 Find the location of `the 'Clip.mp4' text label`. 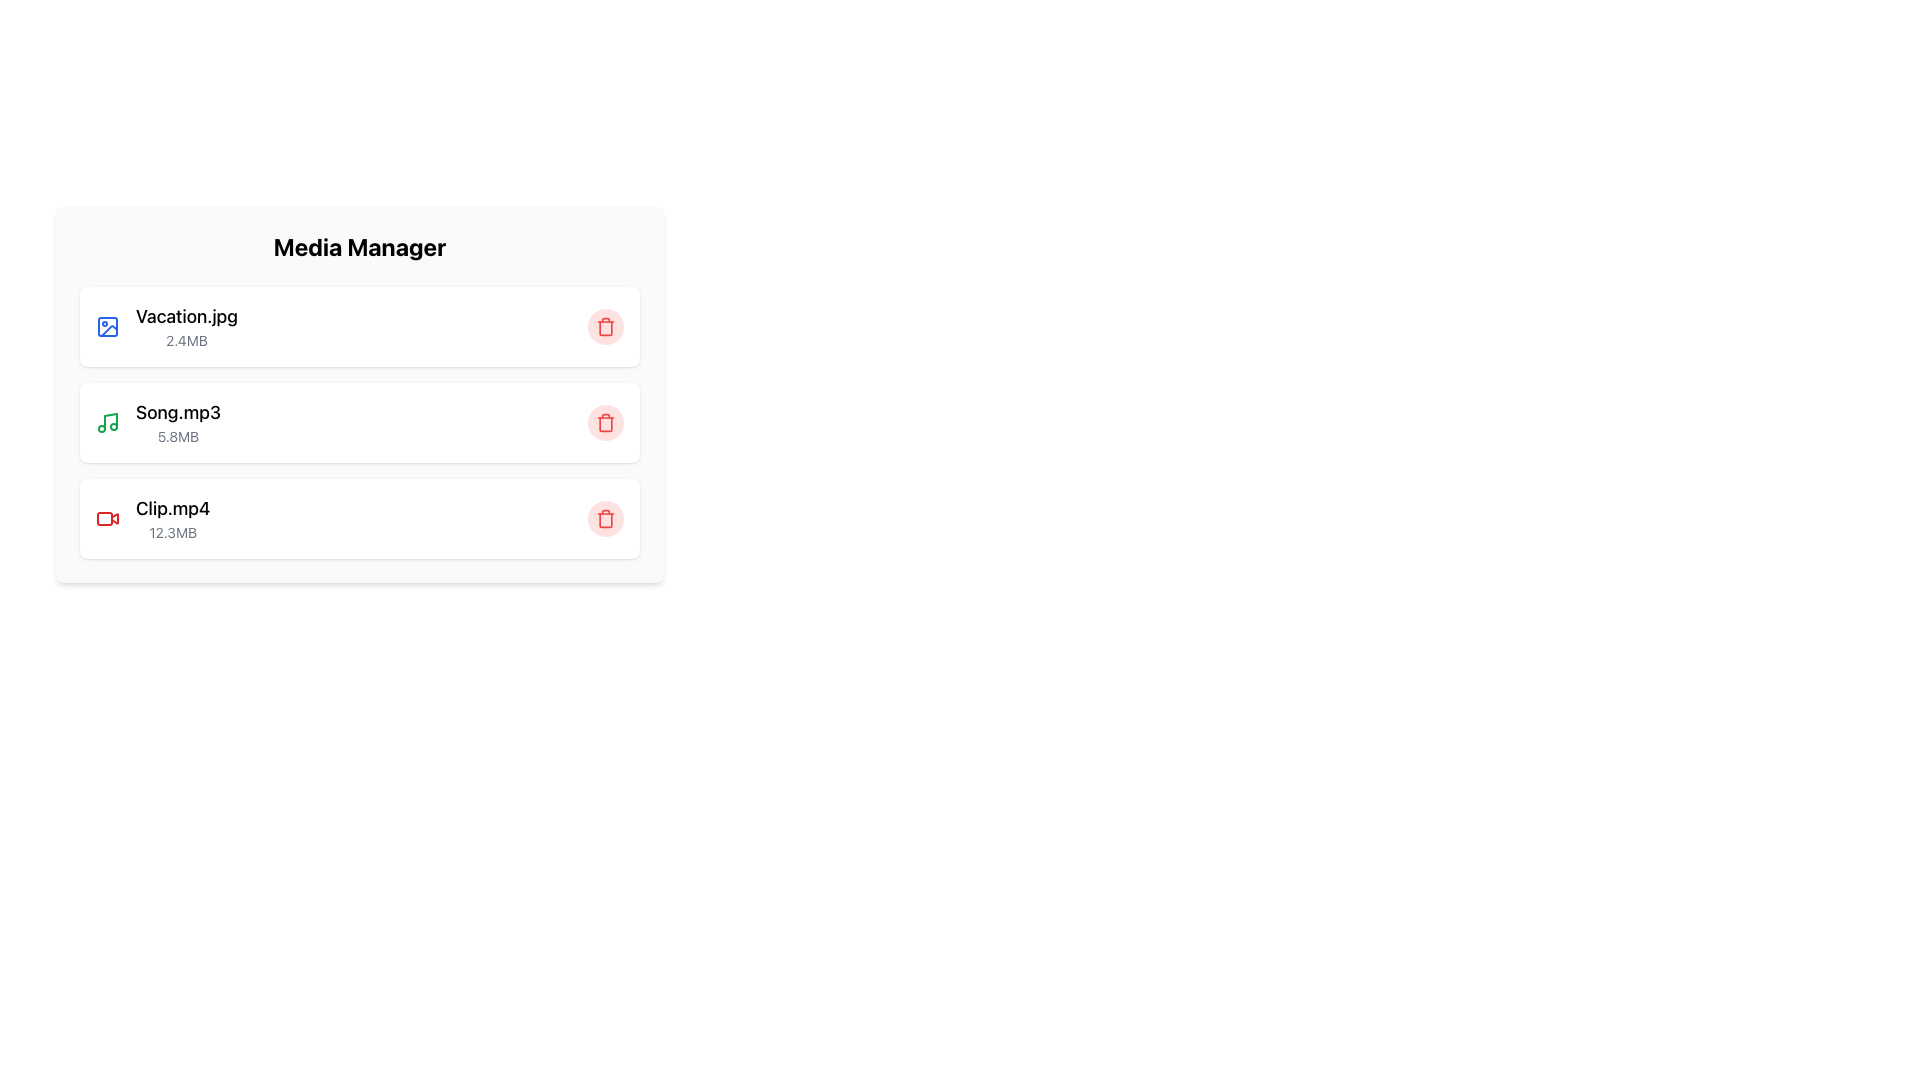

the 'Clip.mp4' text label is located at coordinates (173, 518).